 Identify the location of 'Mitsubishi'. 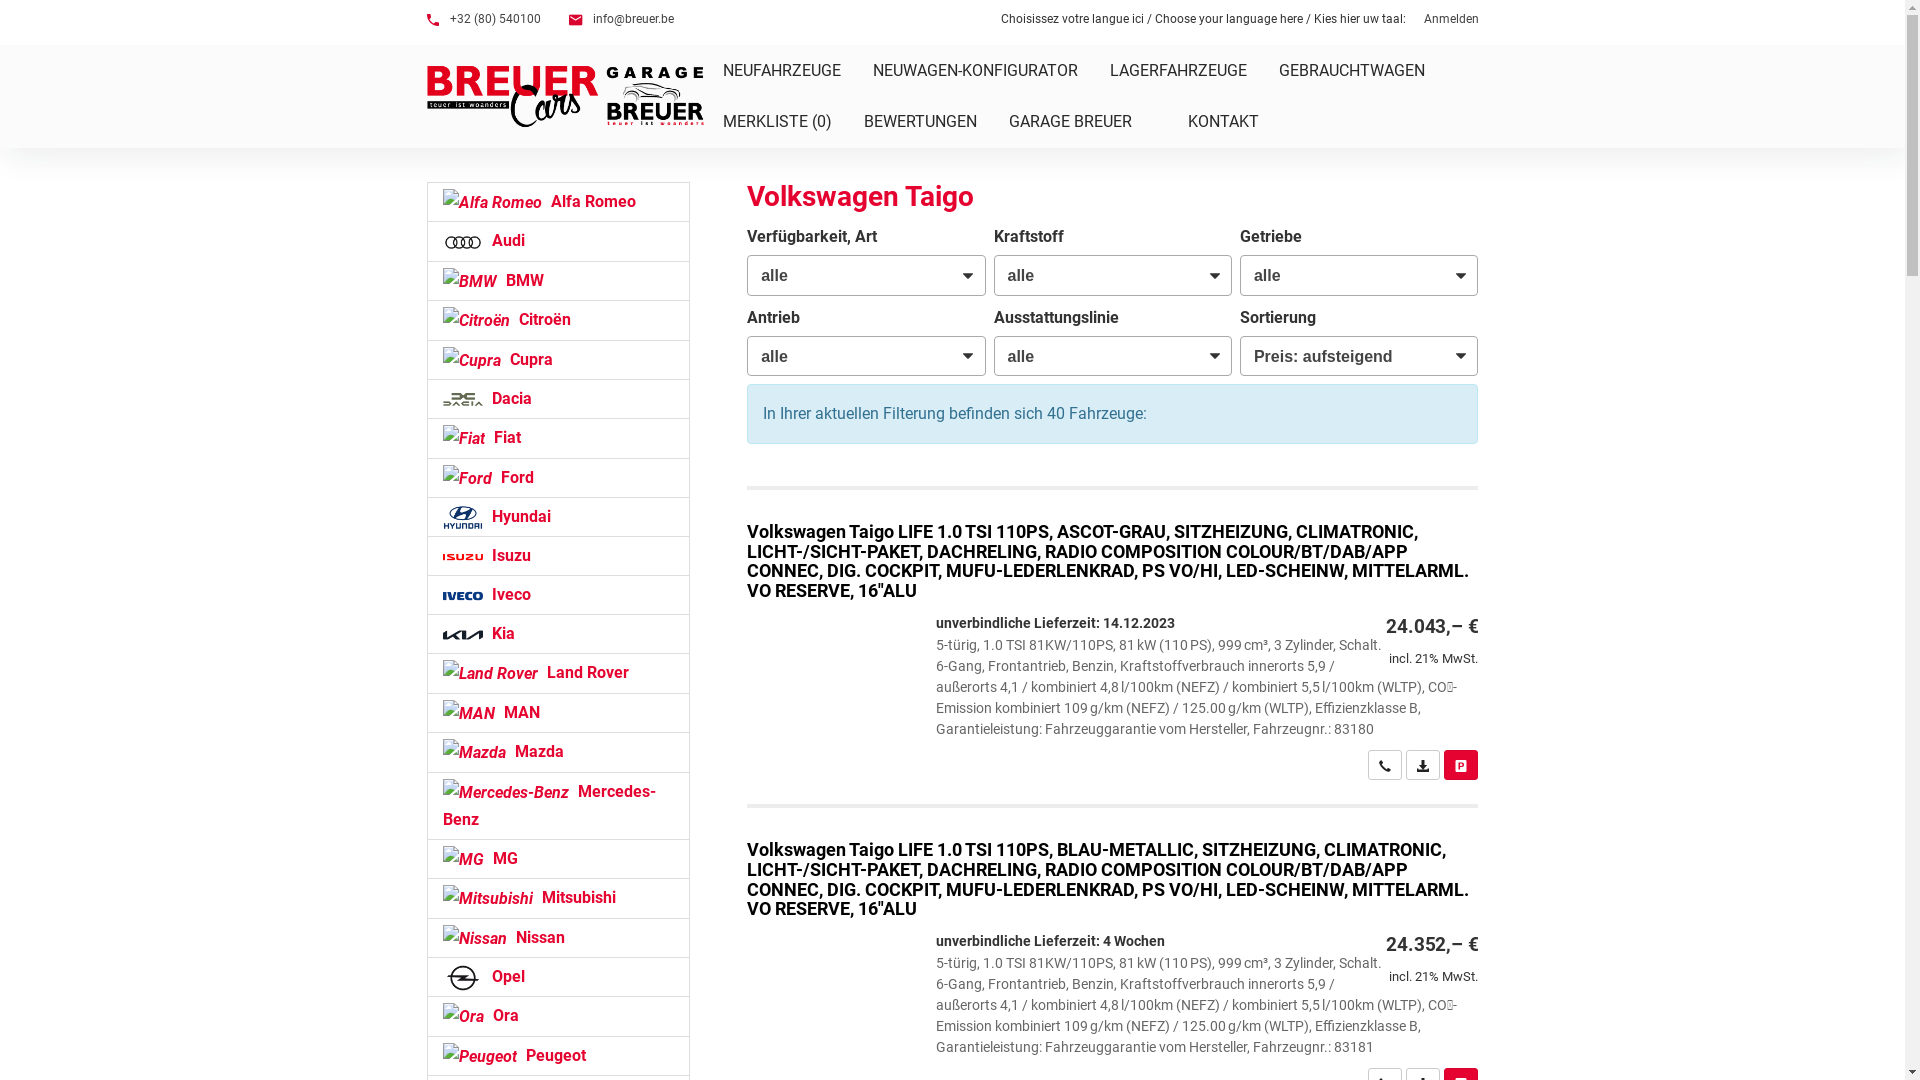
(557, 897).